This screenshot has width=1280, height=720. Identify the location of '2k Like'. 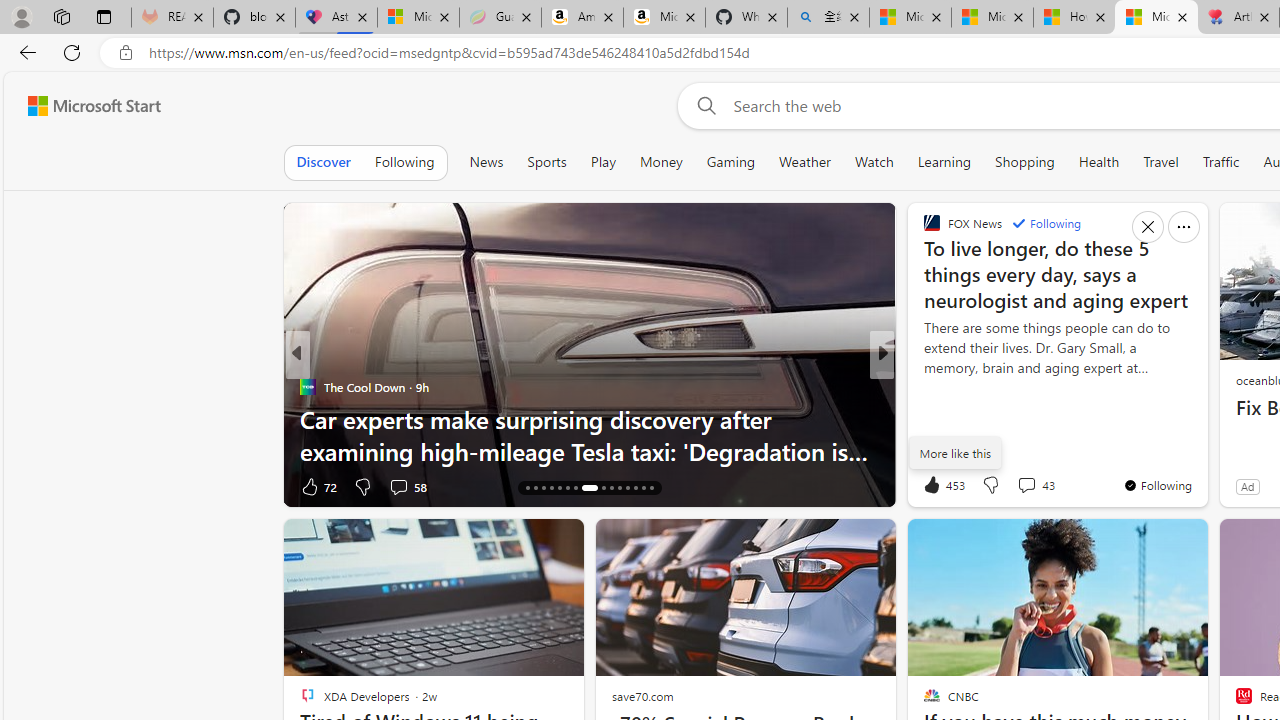
(932, 486).